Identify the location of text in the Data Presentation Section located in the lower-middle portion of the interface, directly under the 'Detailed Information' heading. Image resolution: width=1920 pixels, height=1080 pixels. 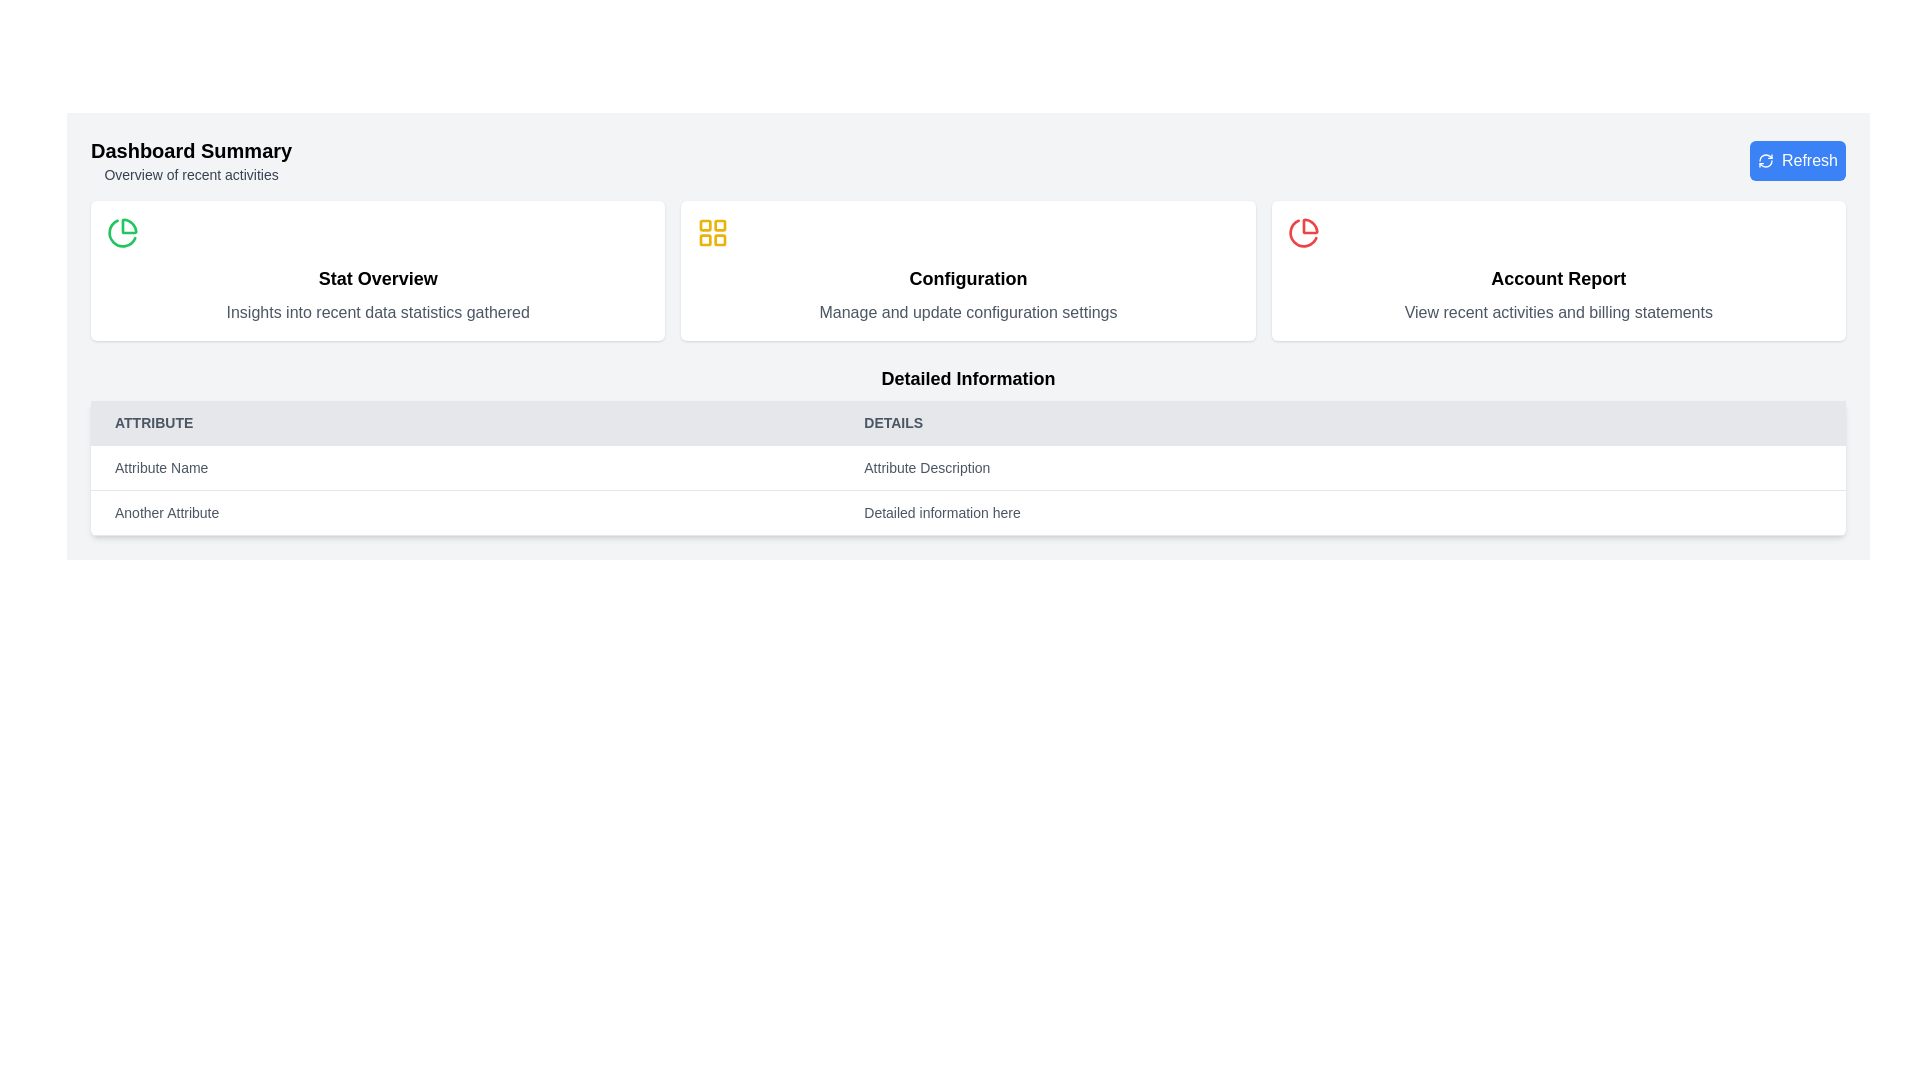
(968, 490).